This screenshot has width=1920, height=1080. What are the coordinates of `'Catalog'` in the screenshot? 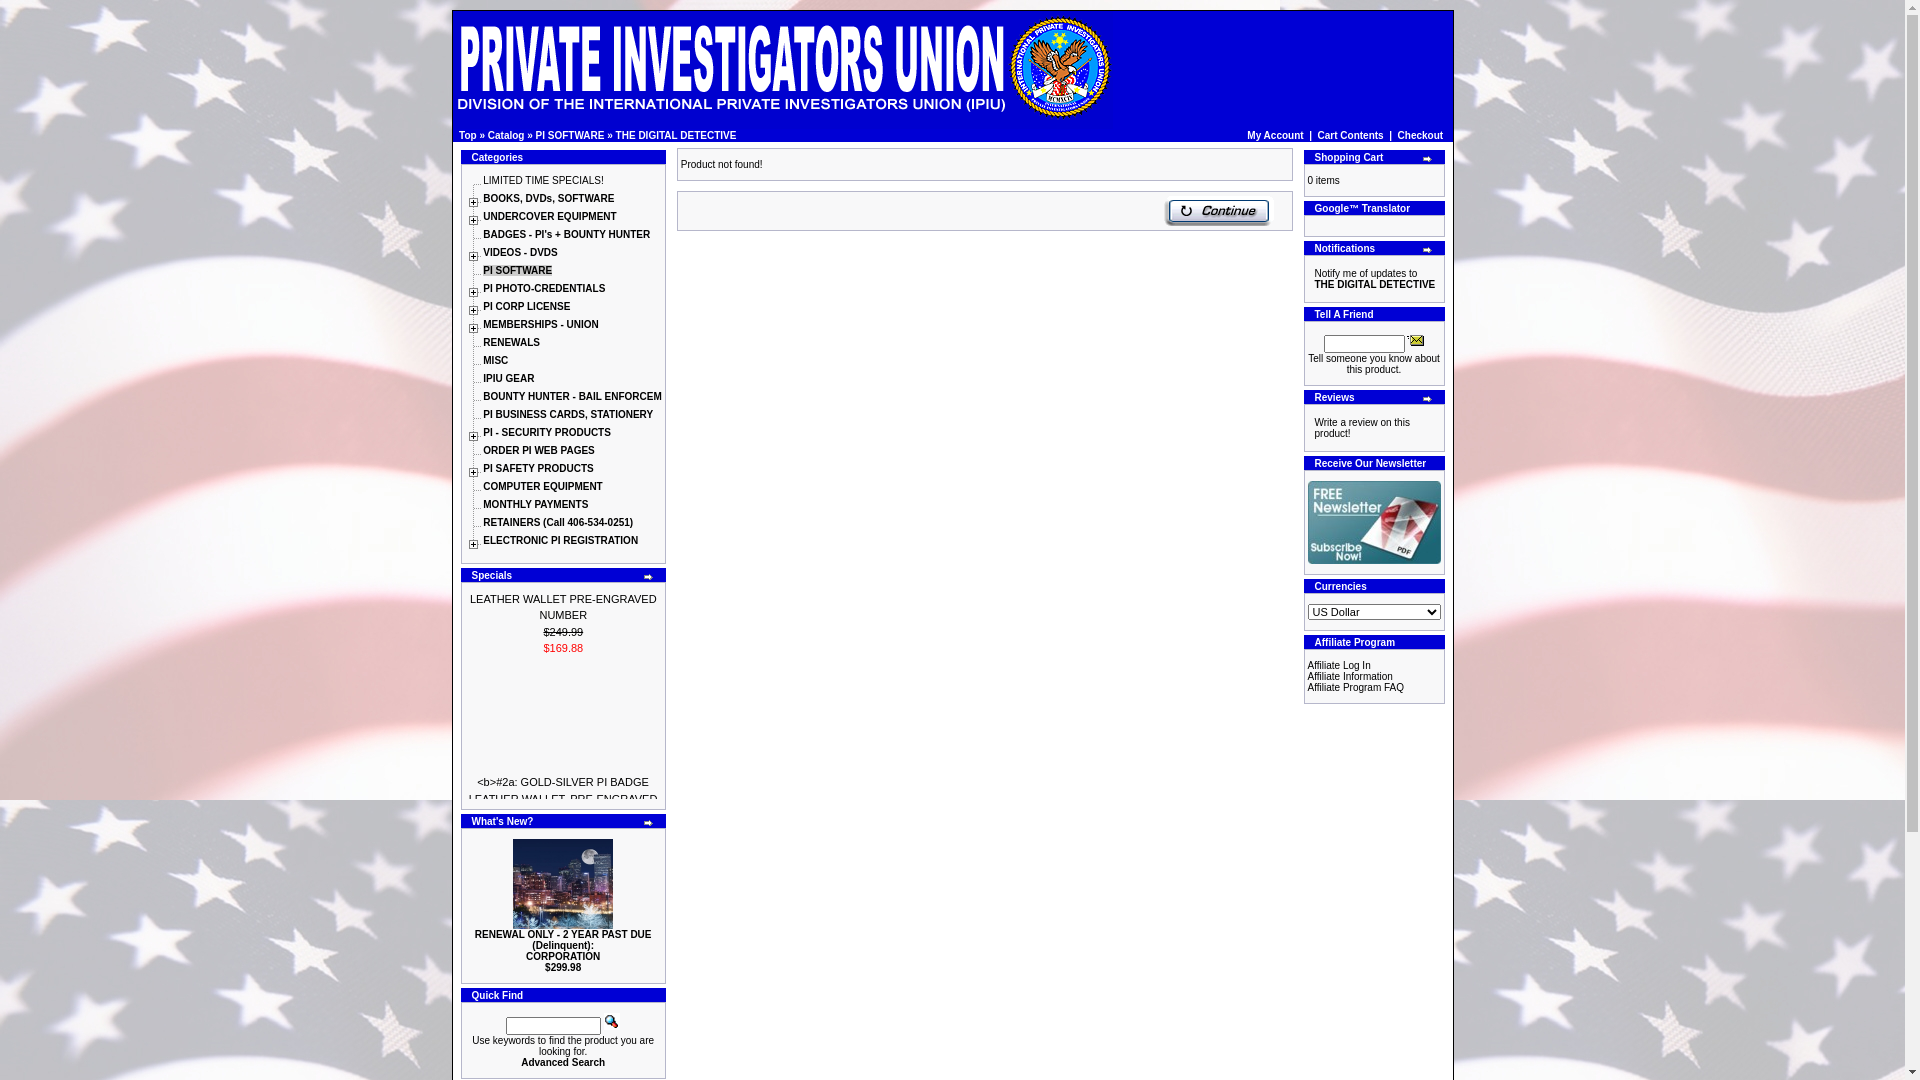 It's located at (506, 135).